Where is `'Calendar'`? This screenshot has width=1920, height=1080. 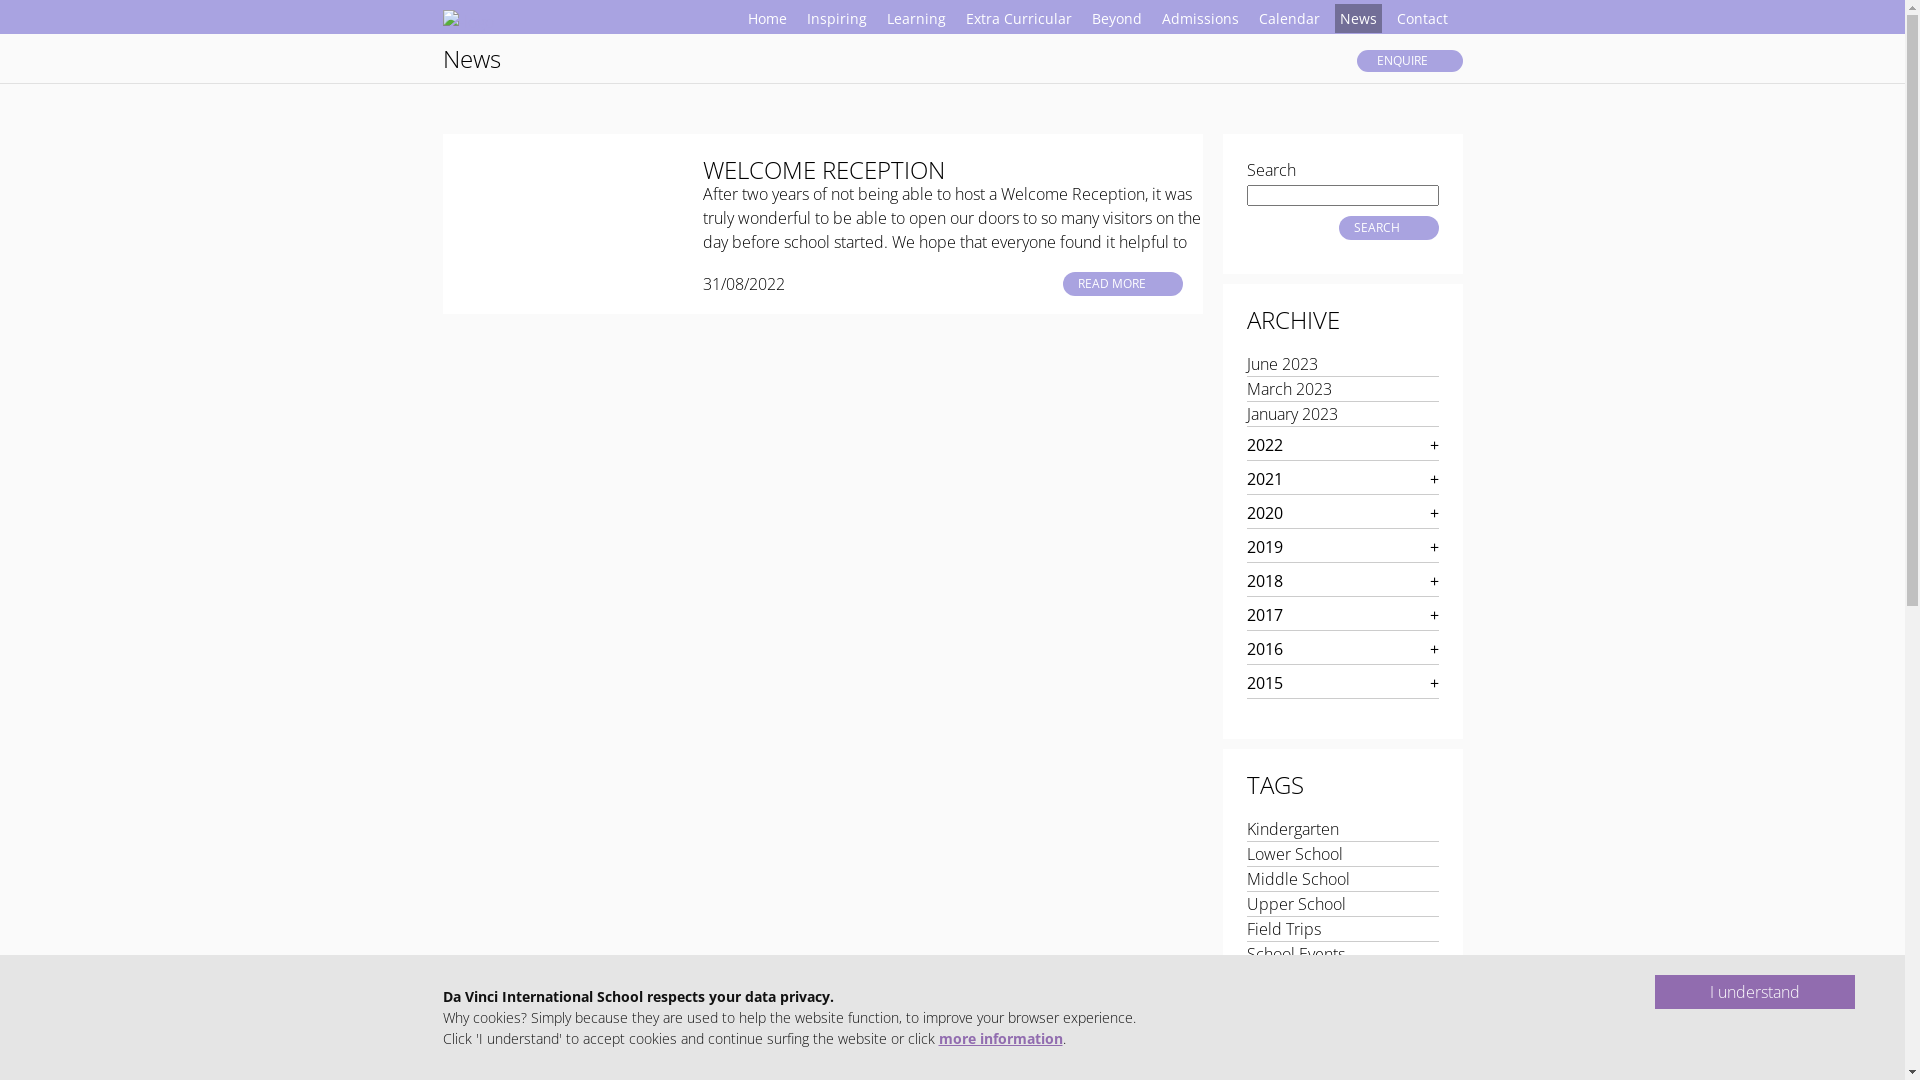
'Calendar' is located at coordinates (1289, 18).